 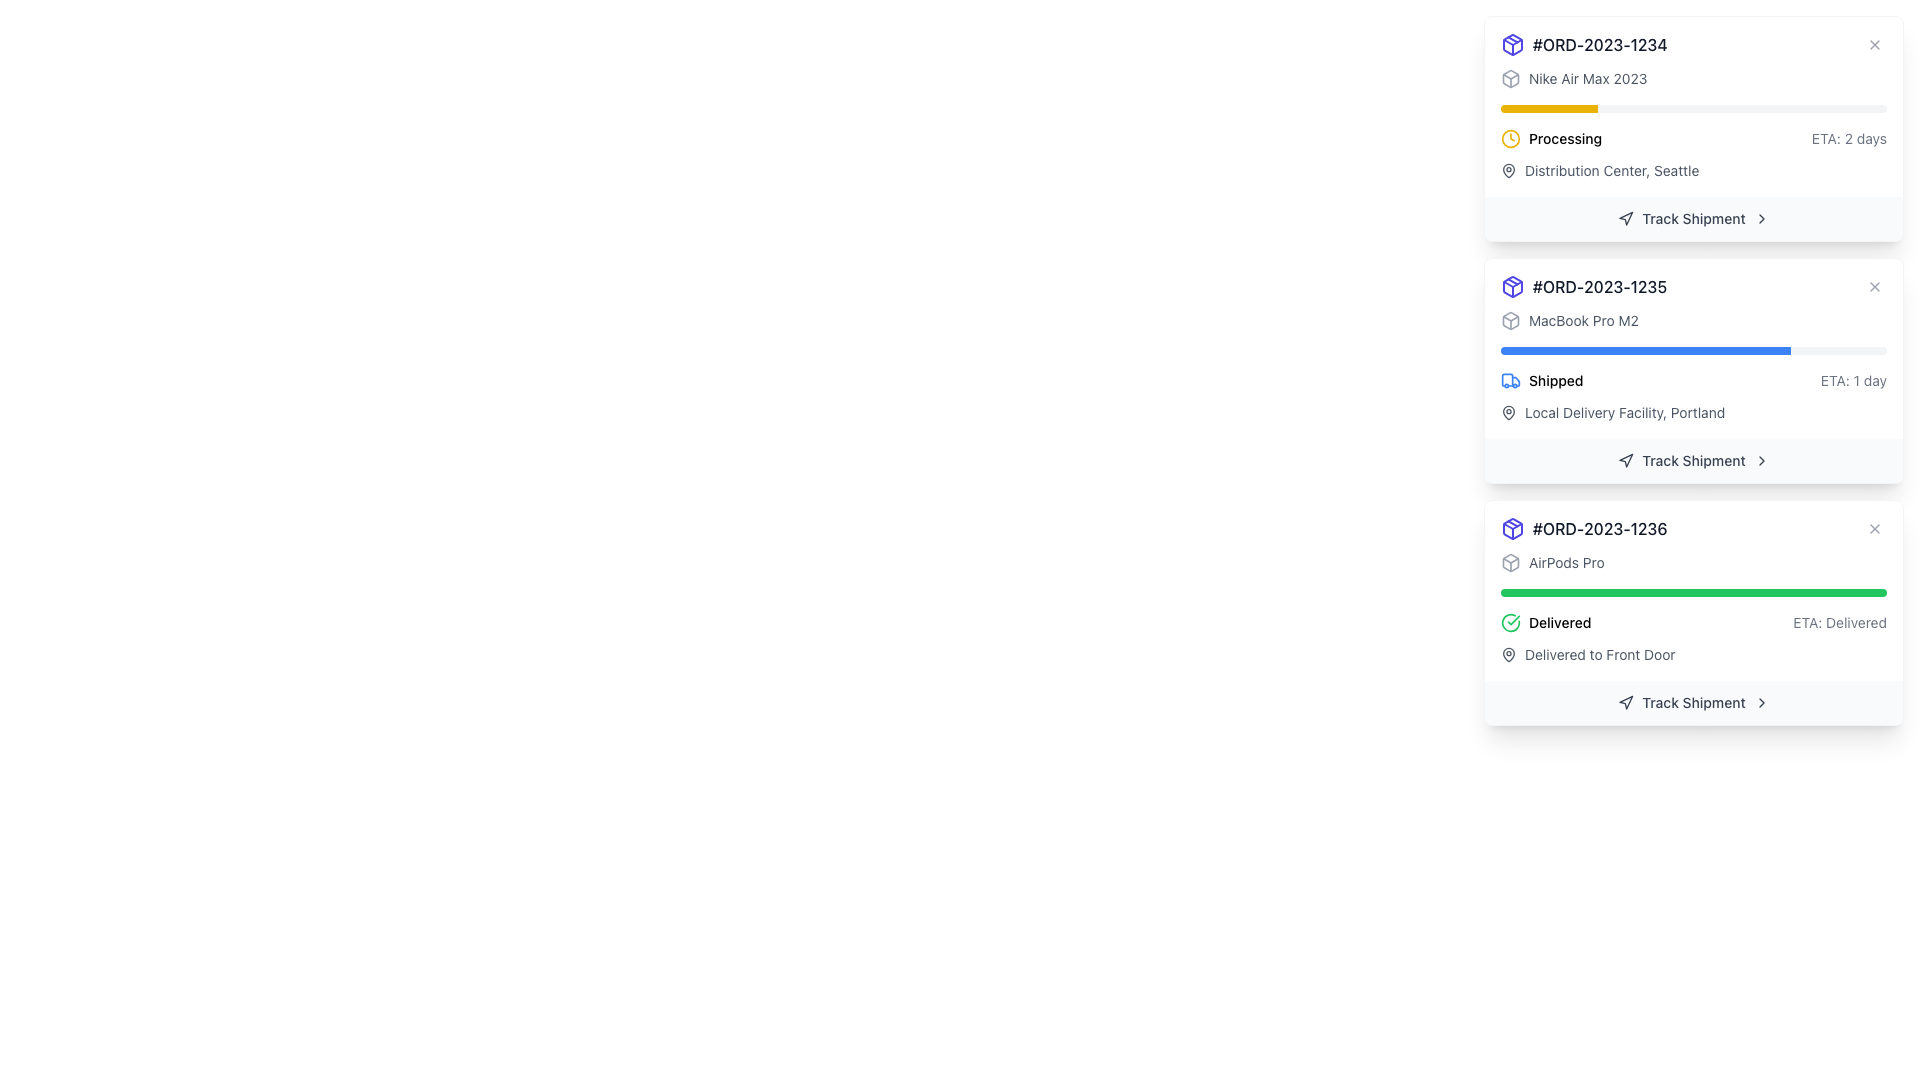 What do you see at coordinates (1511, 319) in the screenshot?
I see `graphical icon representing shipment and delivery information located at the top left corner of the card labeled '#ORD-2023-1235', which is the second card in the vertical list on the right side of the interface` at bounding box center [1511, 319].